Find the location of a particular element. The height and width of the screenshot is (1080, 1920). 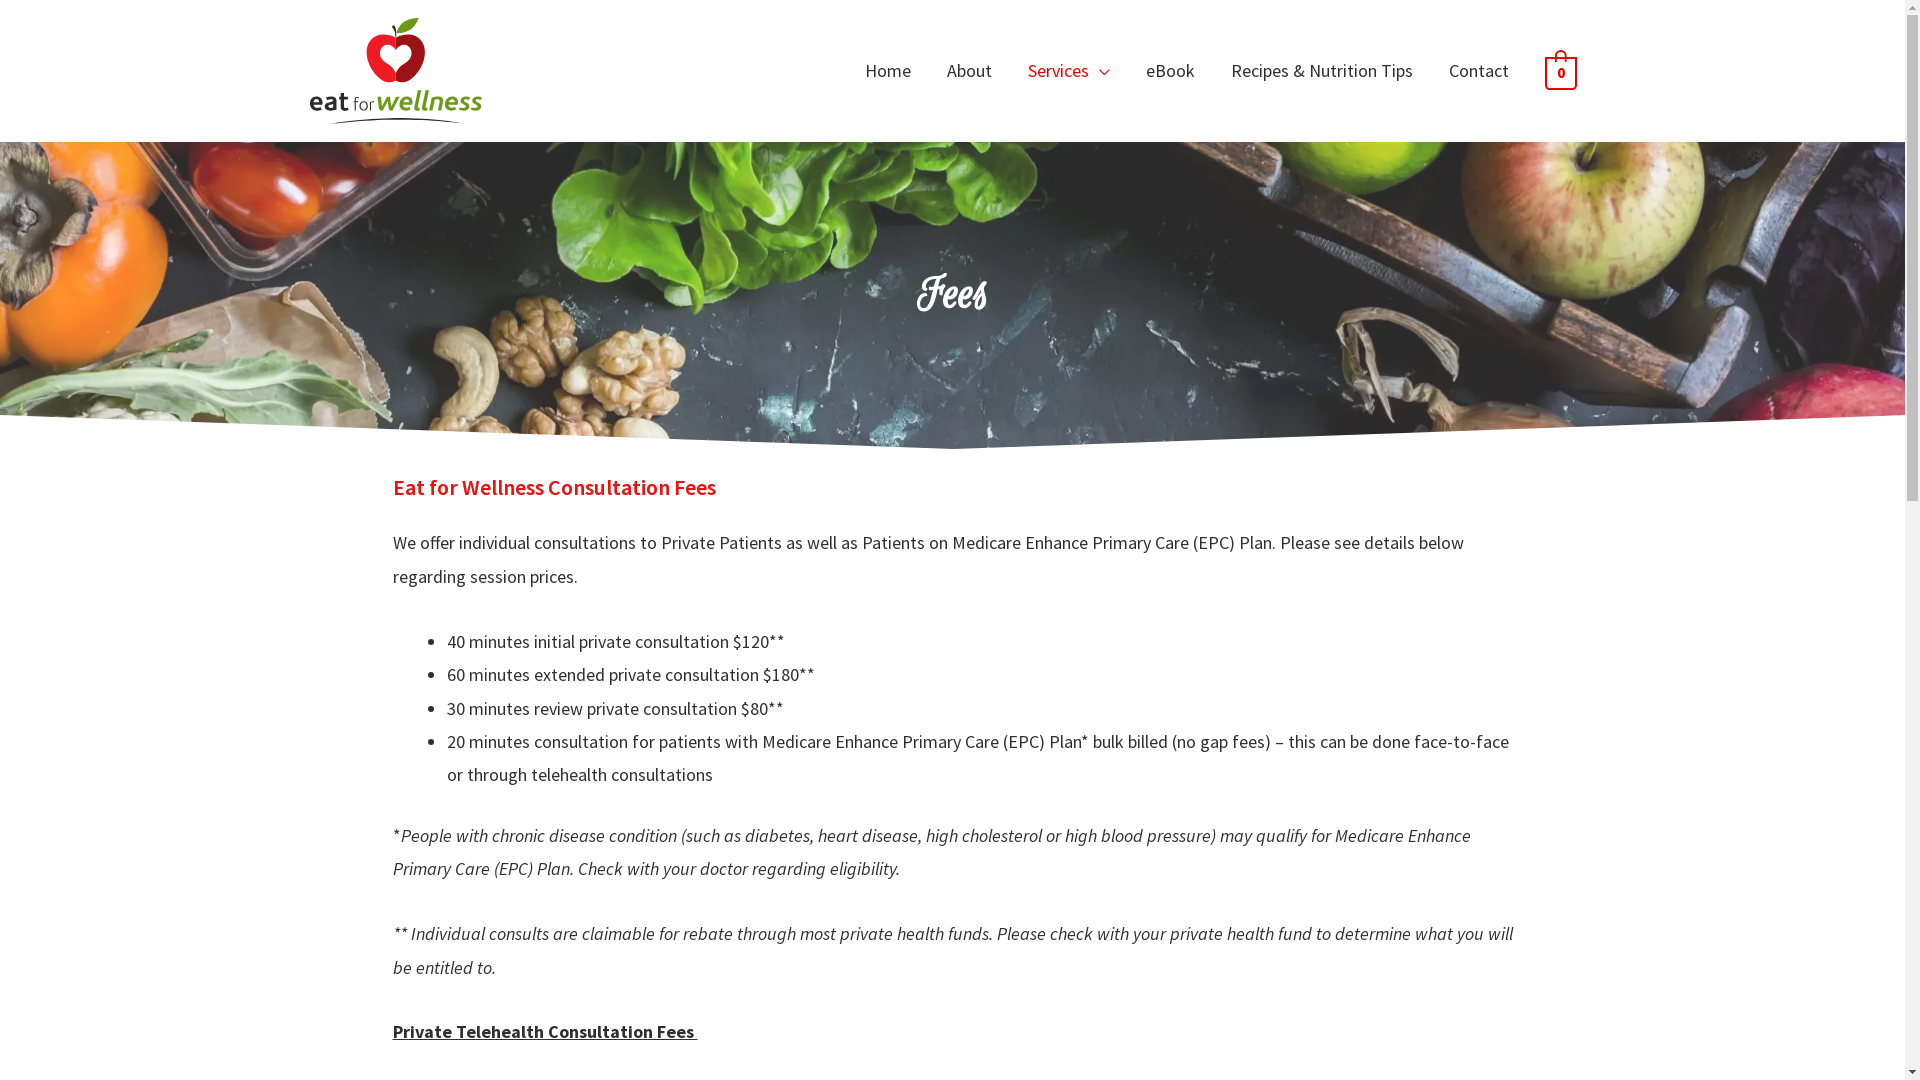

'Recipes & Nutrition Tips' is located at coordinates (1210, 69).